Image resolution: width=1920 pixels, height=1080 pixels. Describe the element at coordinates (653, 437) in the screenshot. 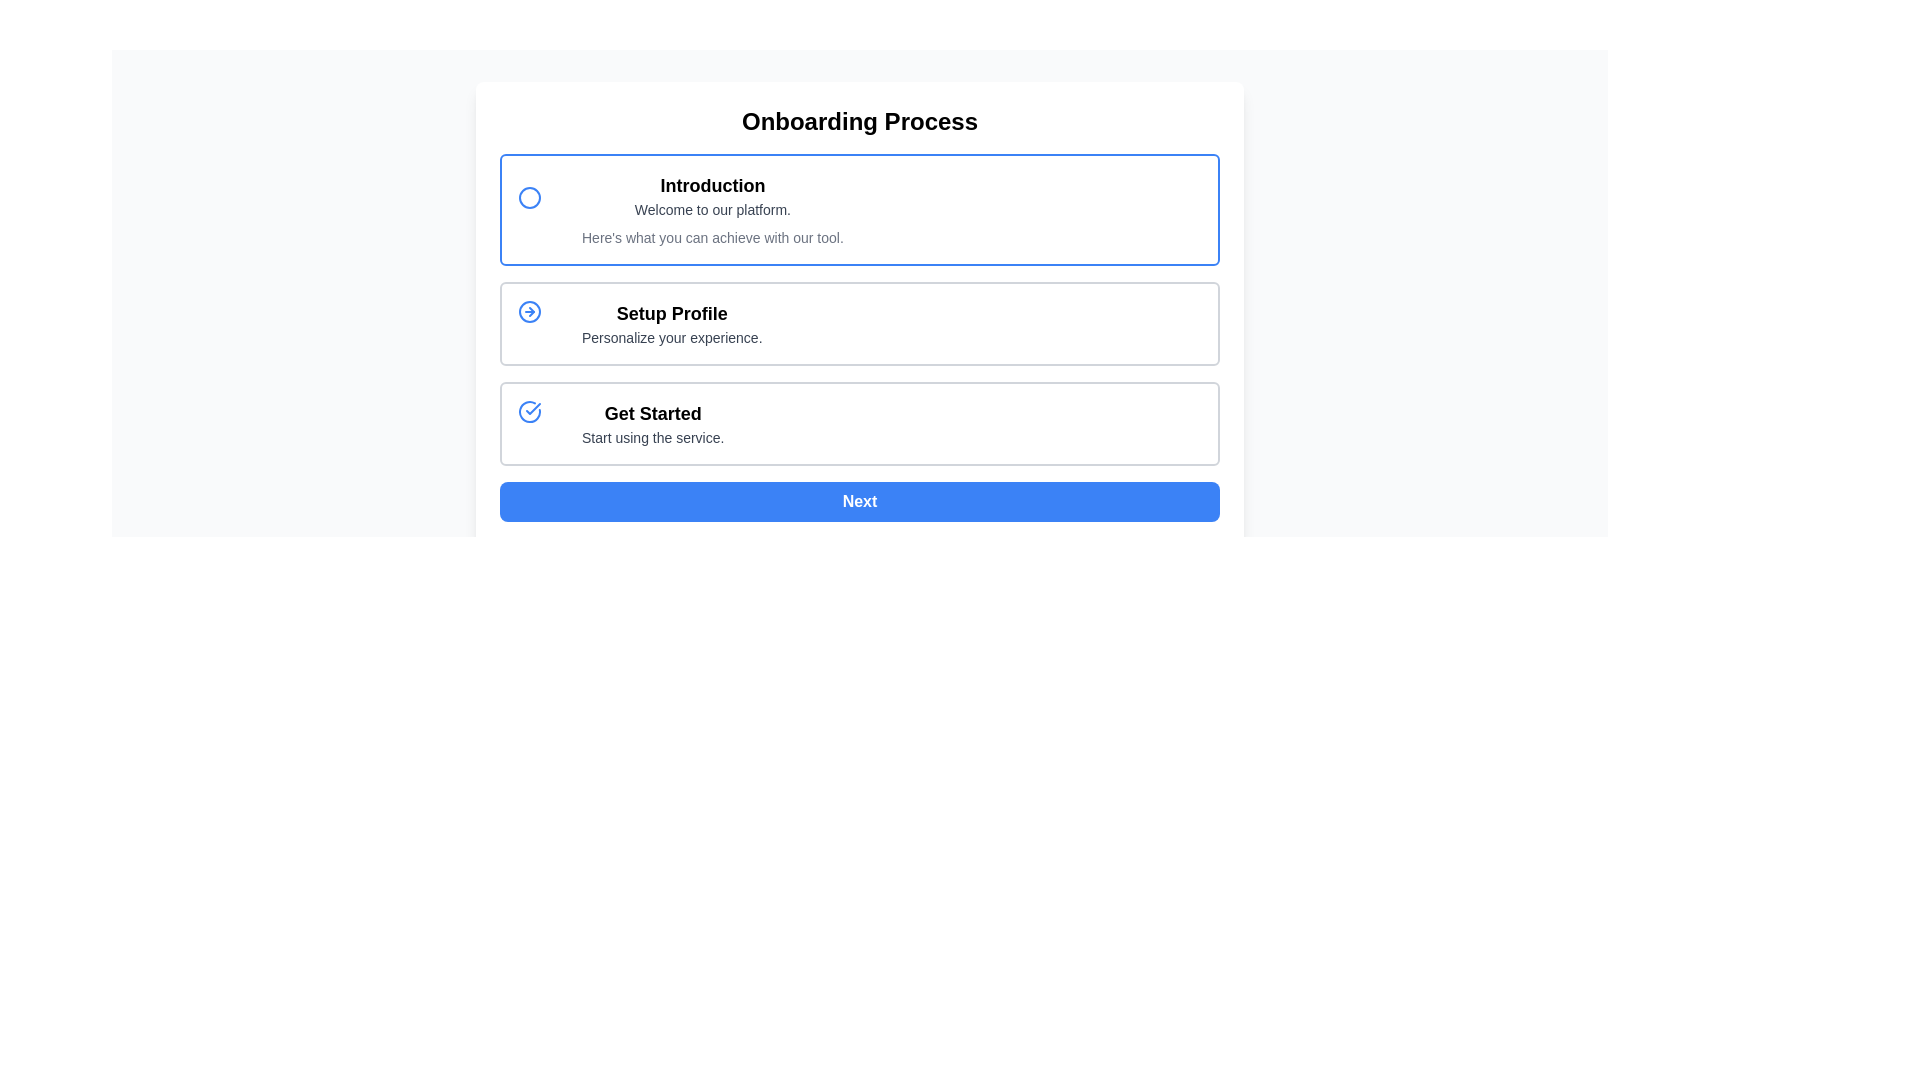

I see `the text label that provides instructions for the 'Get Started' step in the onboarding process, positioned directly below the bolded text 'Get Started'` at that location.